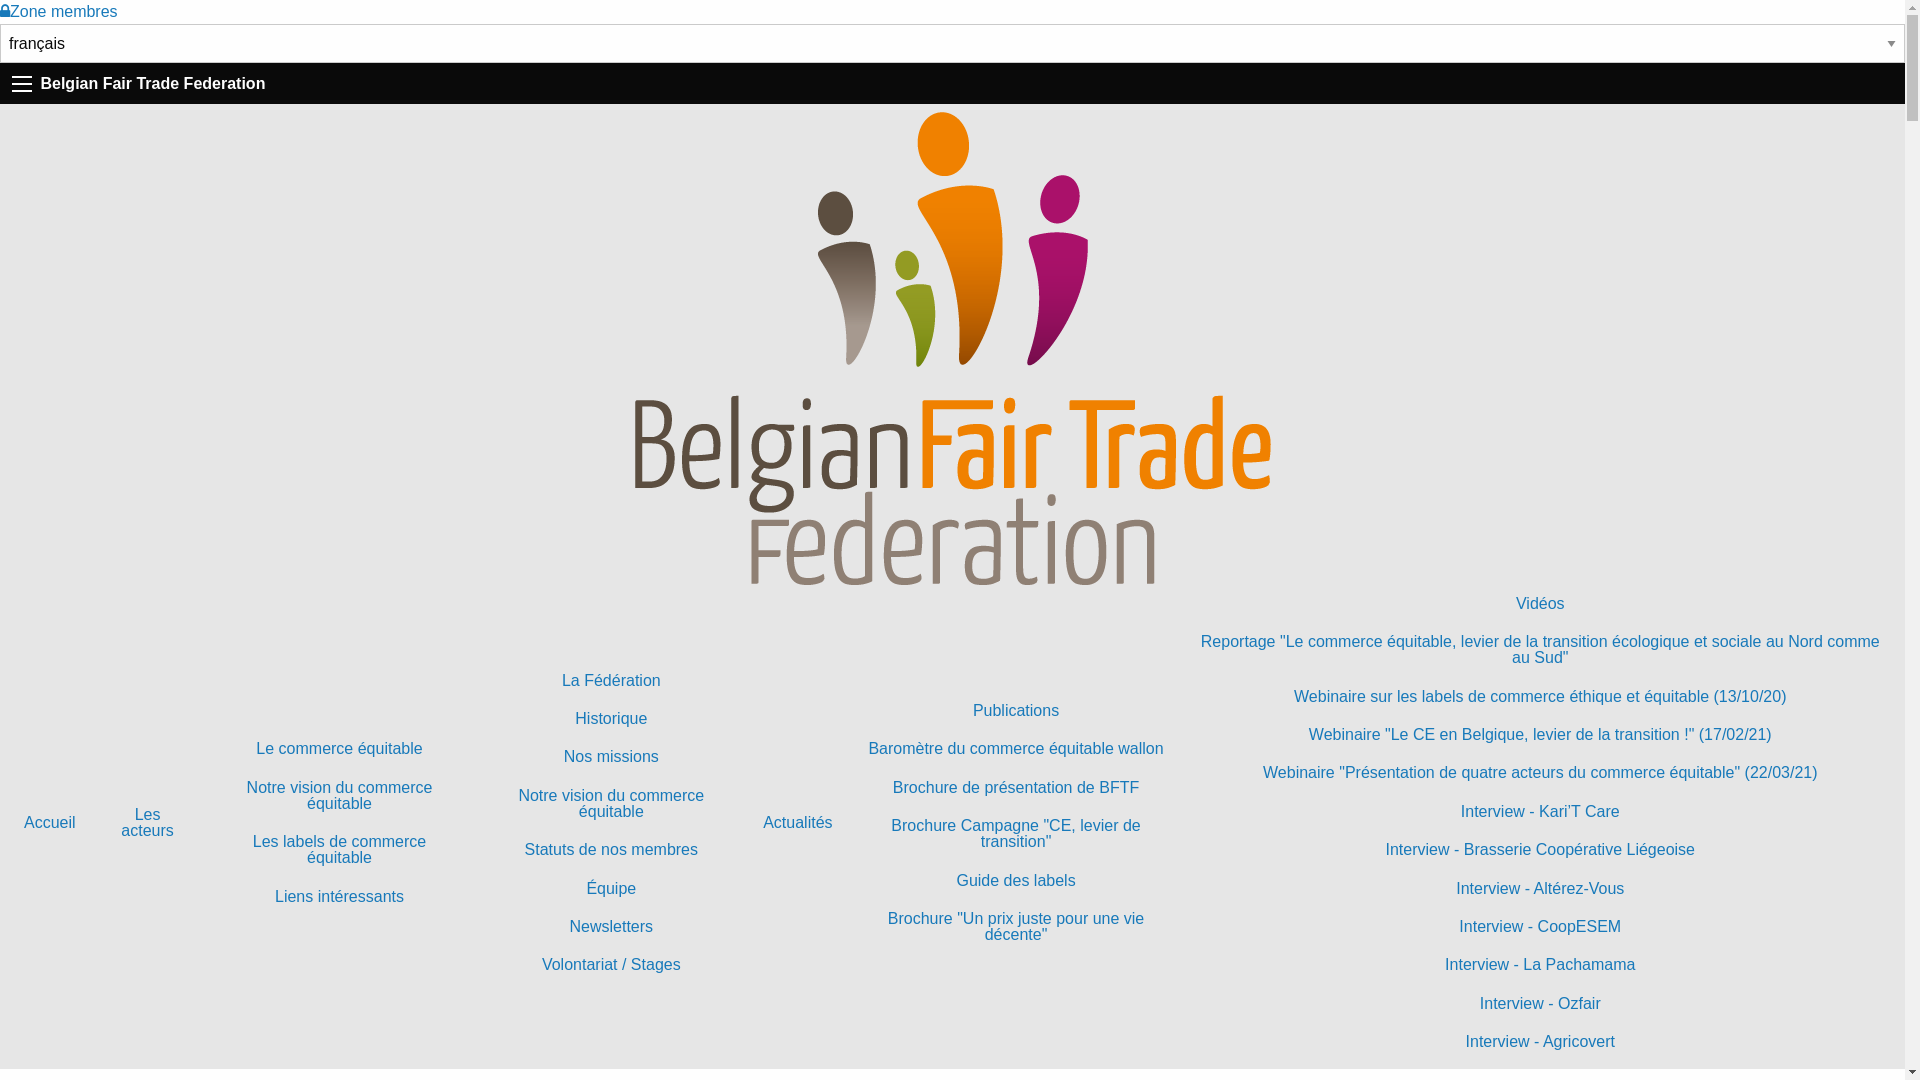 This screenshot has width=1920, height=1080. I want to click on 'Accueil', so click(49, 822).